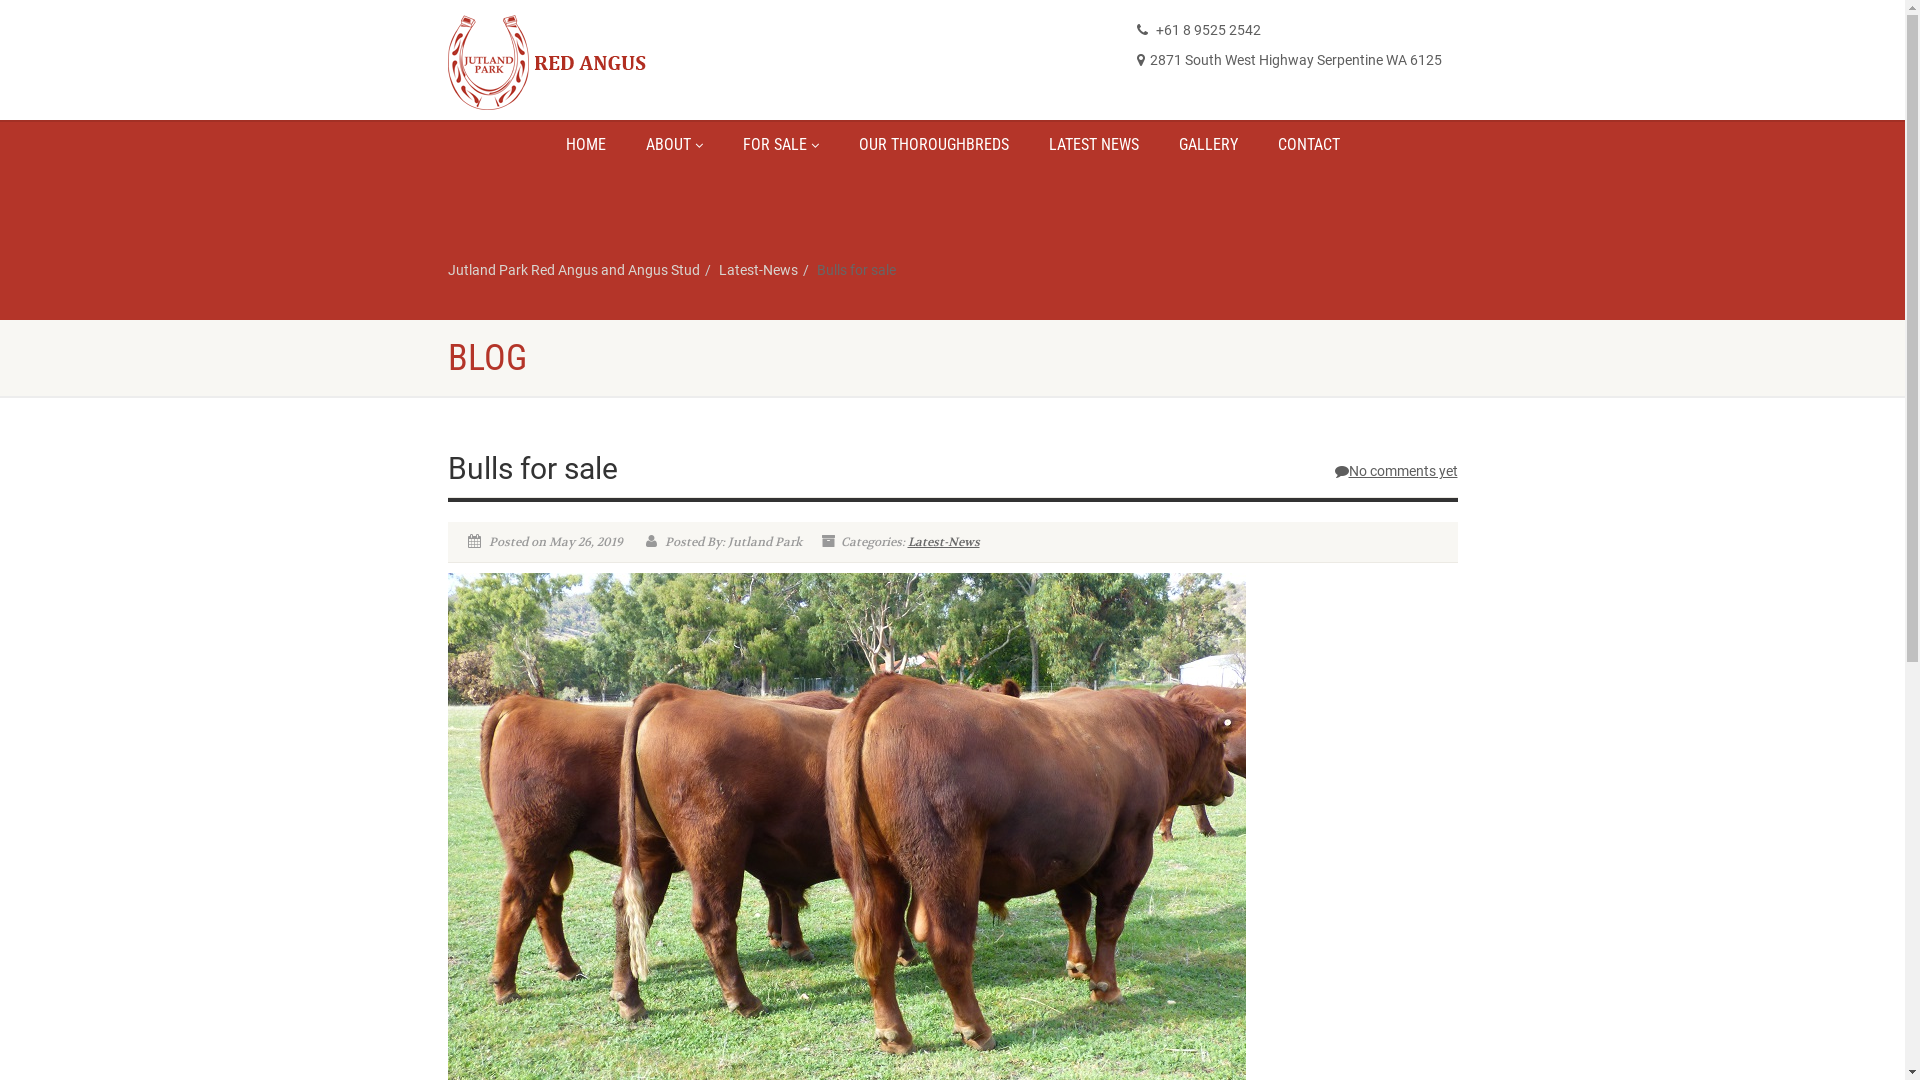 The height and width of the screenshot is (1080, 1920). What do you see at coordinates (1309, 144) in the screenshot?
I see `'CONTACT'` at bounding box center [1309, 144].